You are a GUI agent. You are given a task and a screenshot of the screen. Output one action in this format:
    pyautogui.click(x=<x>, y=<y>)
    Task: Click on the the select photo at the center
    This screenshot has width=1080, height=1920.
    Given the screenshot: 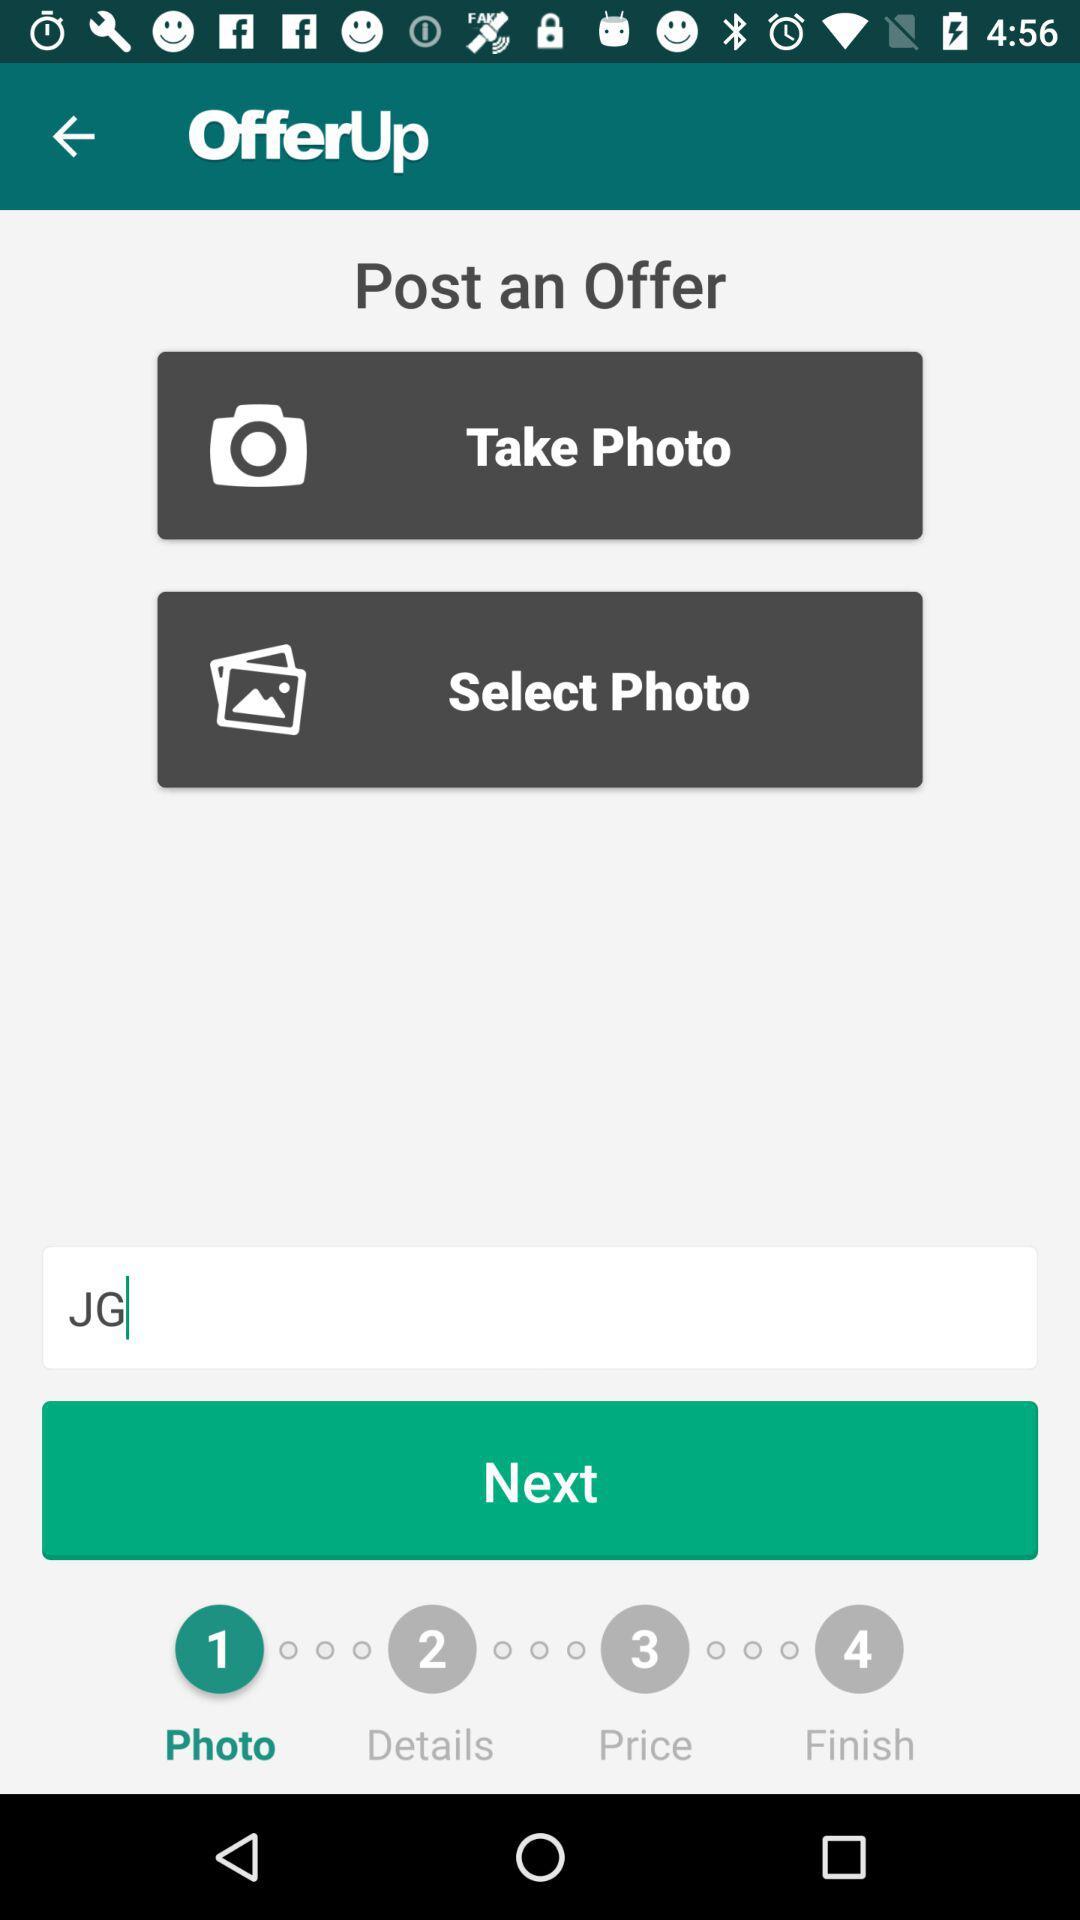 What is the action you would take?
    pyautogui.click(x=540, y=689)
    